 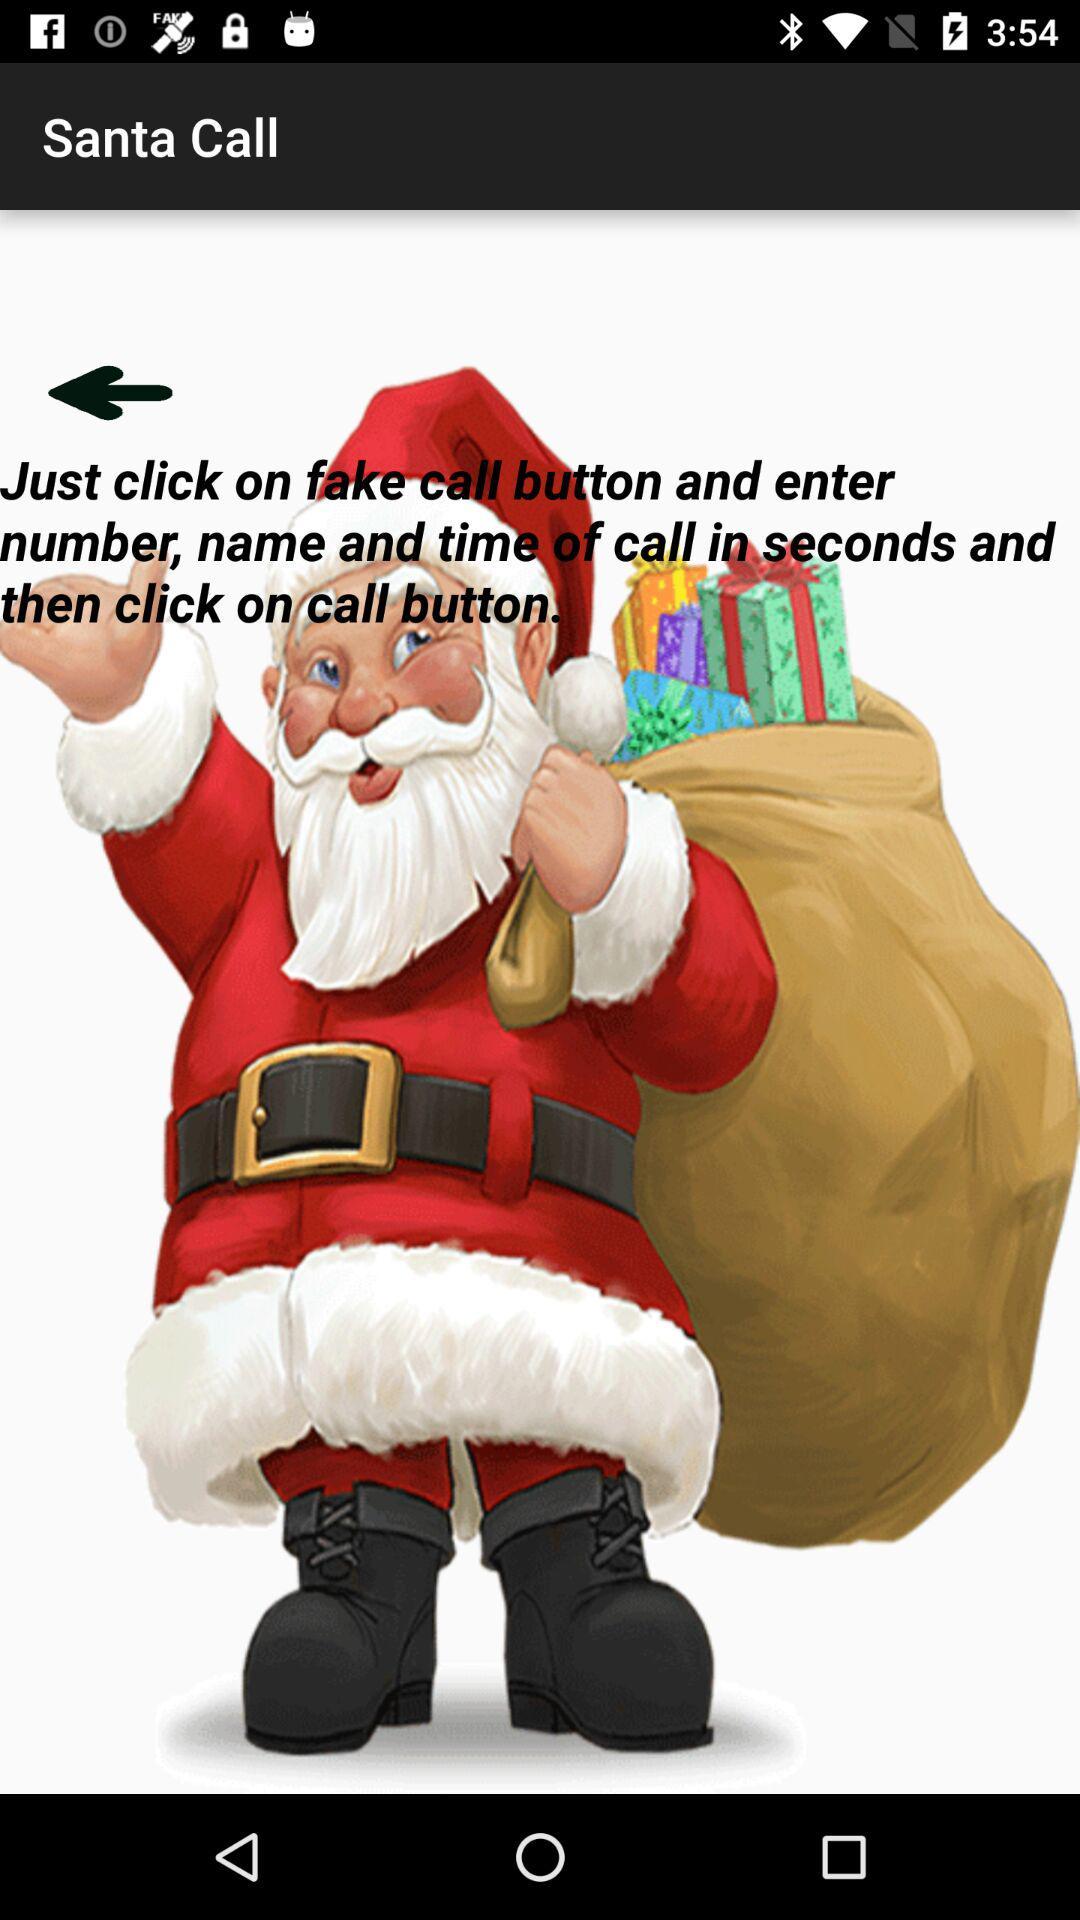 What do you see at coordinates (110, 392) in the screenshot?
I see `icon above just click on item` at bounding box center [110, 392].